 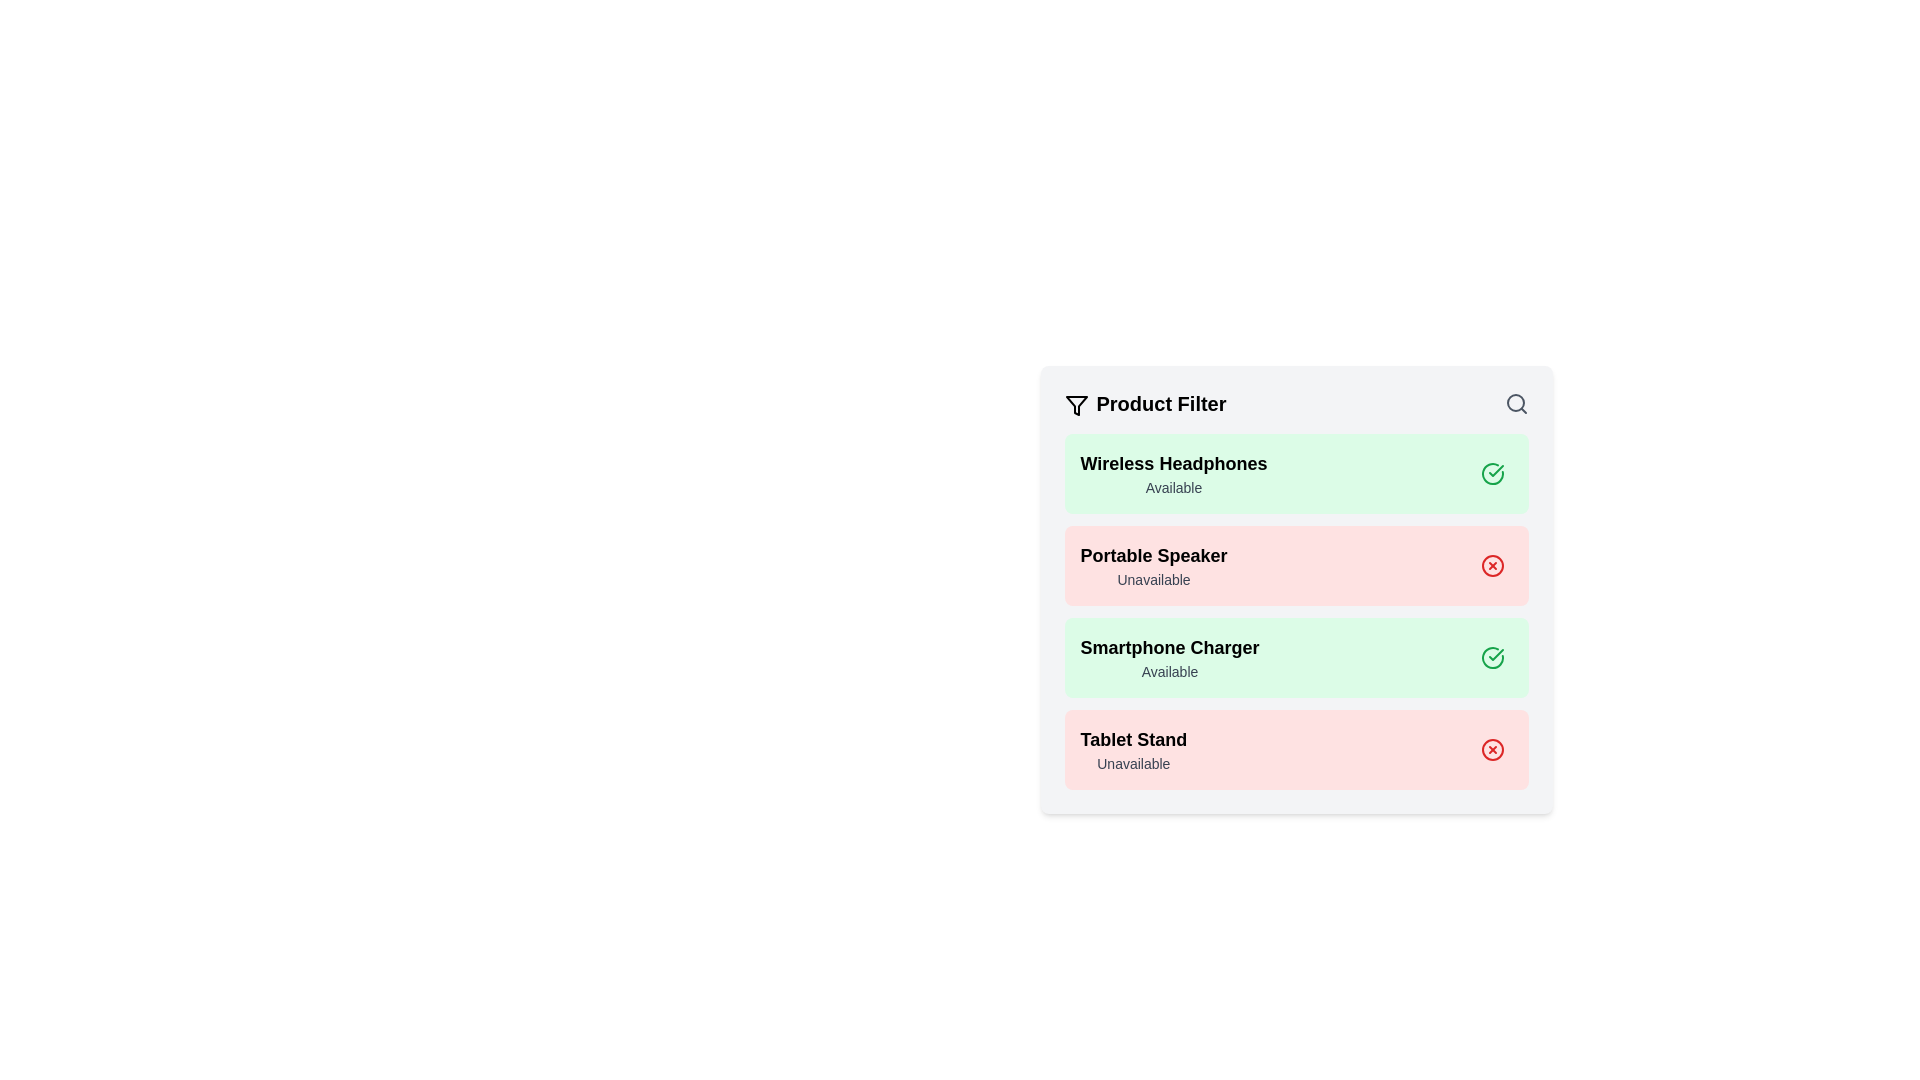 What do you see at coordinates (1170, 671) in the screenshot?
I see `the static text element that contains the text 'Available', which is styled with a small font size and gray color, located beneath the label 'Smartphone Charger' in a green-colored card` at bounding box center [1170, 671].